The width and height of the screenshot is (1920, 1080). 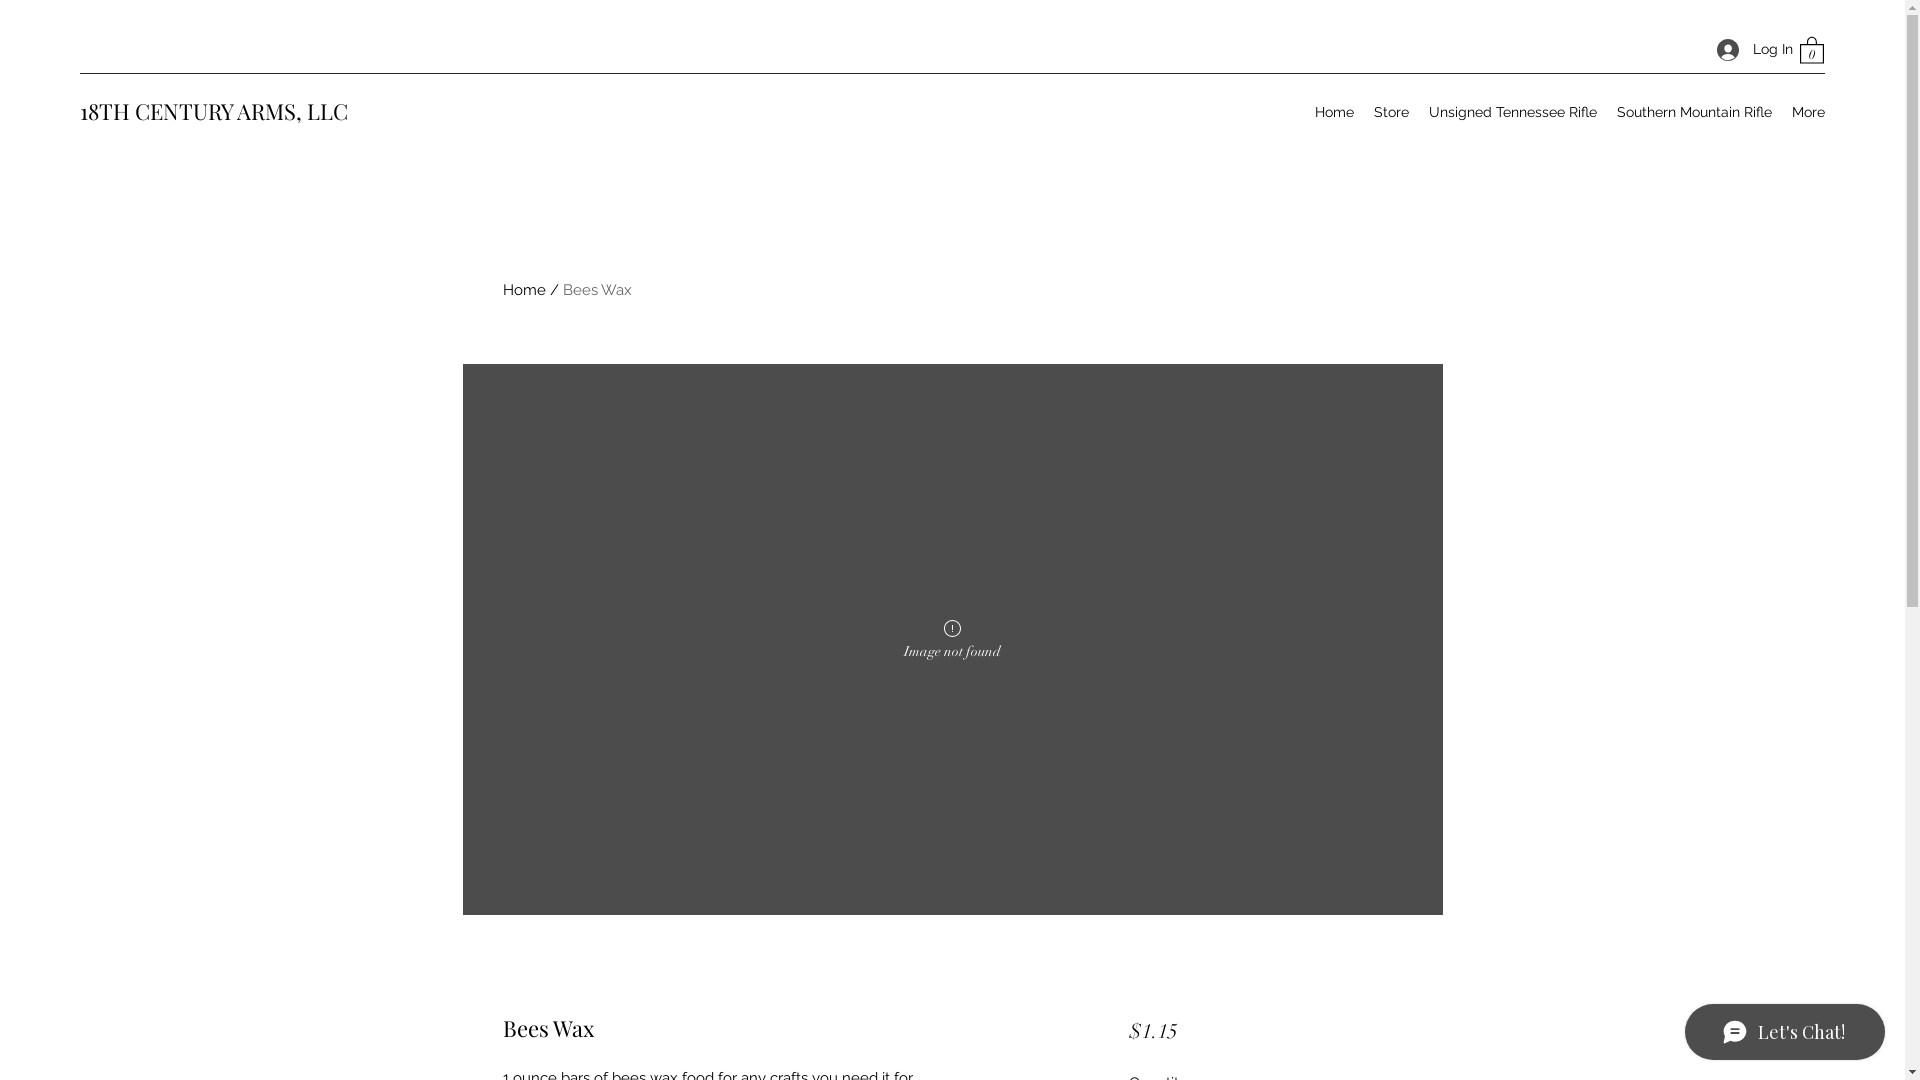 What do you see at coordinates (1811, 48) in the screenshot?
I see `'0'` at bounding box center [1811, 48].